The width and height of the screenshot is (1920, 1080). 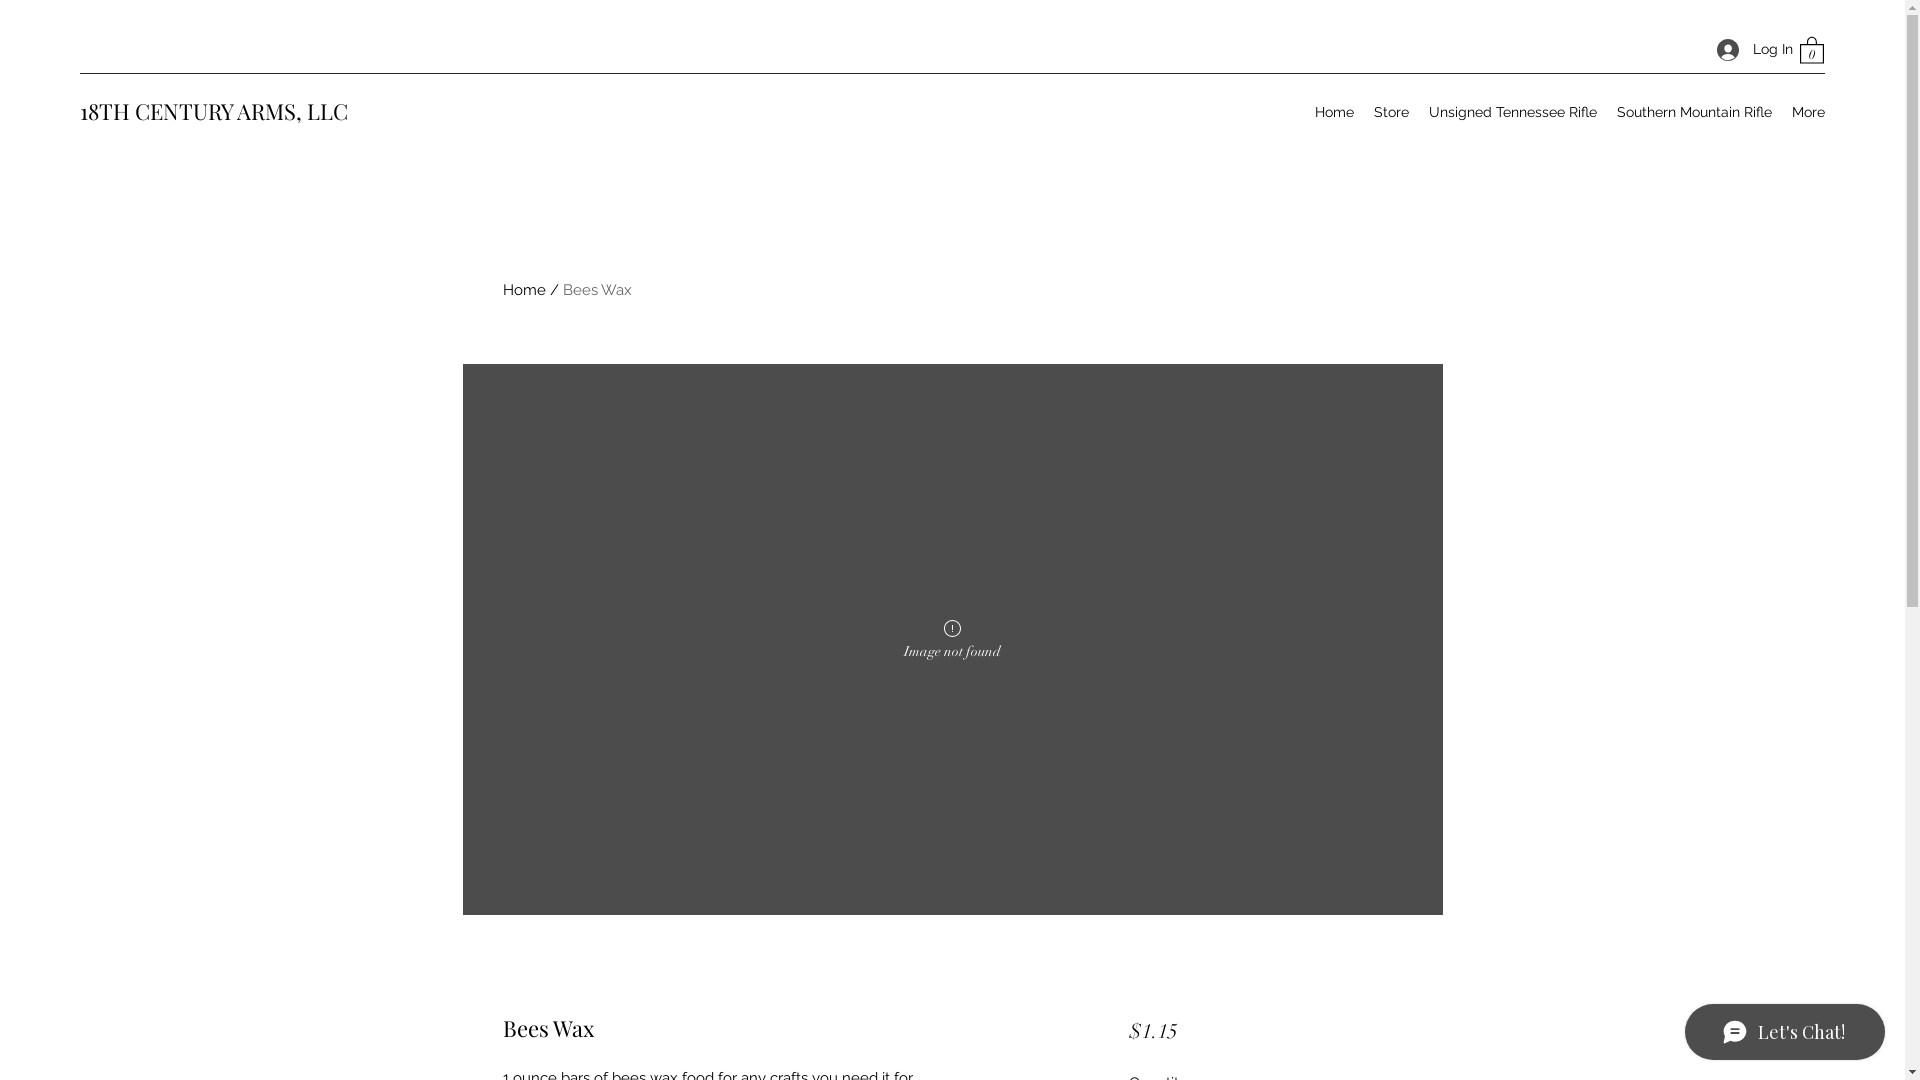 What do you see at coordinates (1811, 48) in the screenshot?
I see `'0'` at bounding box center [1811, 48].